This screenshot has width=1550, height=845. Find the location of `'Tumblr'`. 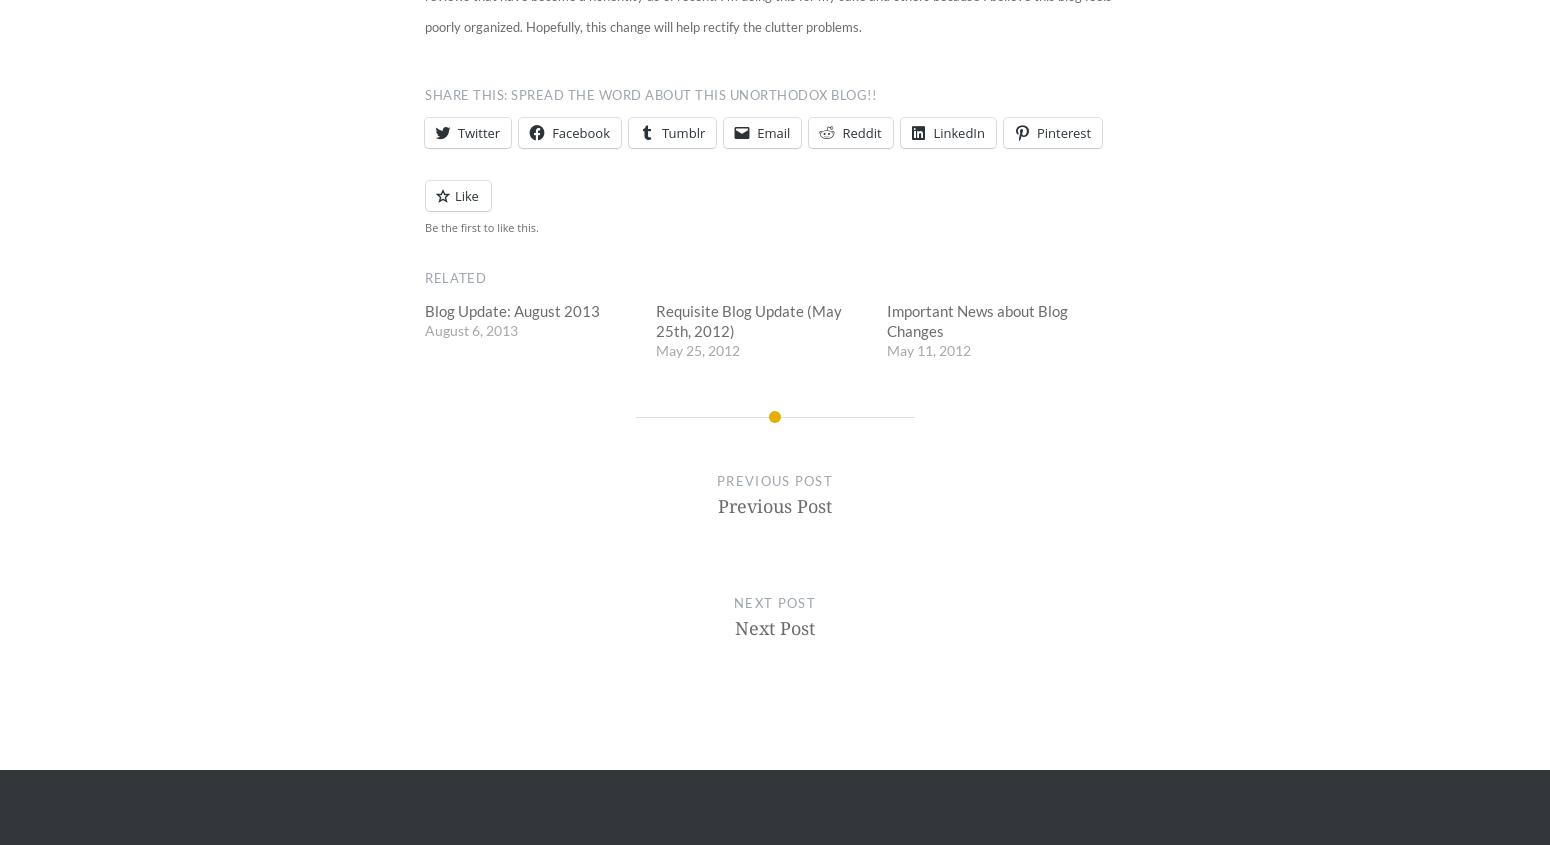

'Tumblr' is located at coordinates (661, 133).